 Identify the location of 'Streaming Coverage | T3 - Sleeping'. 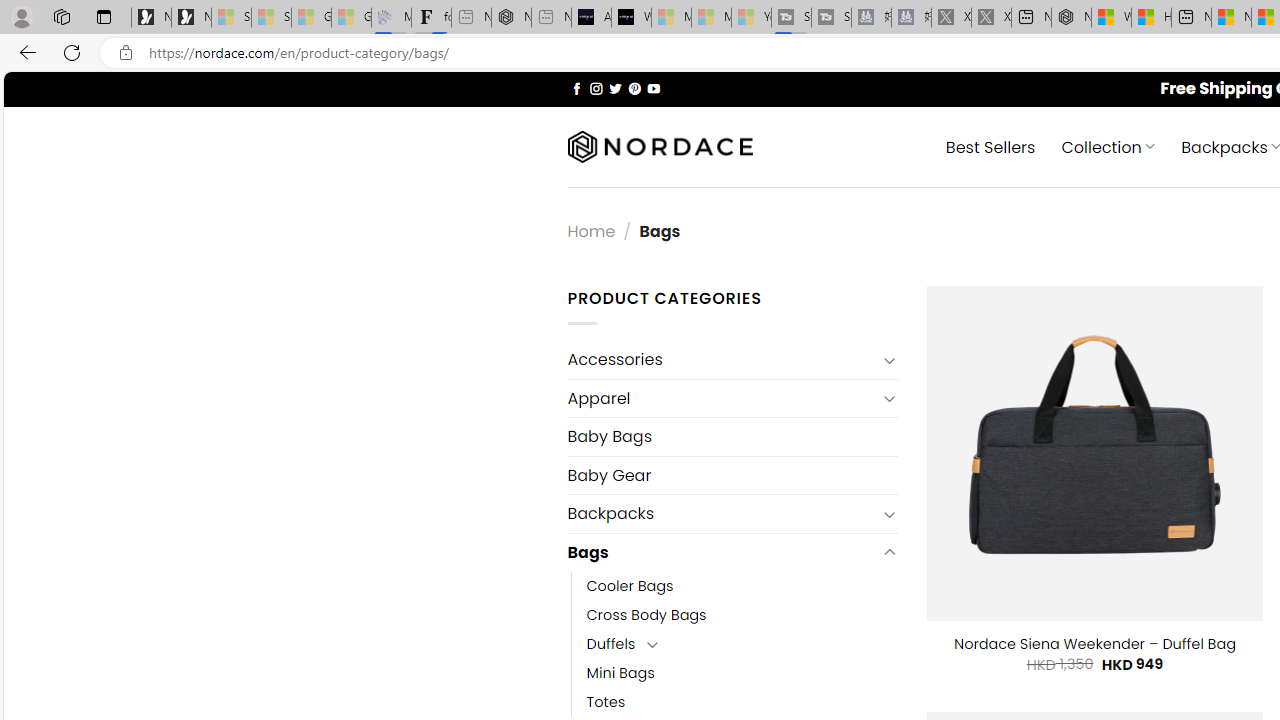
(790, 17).